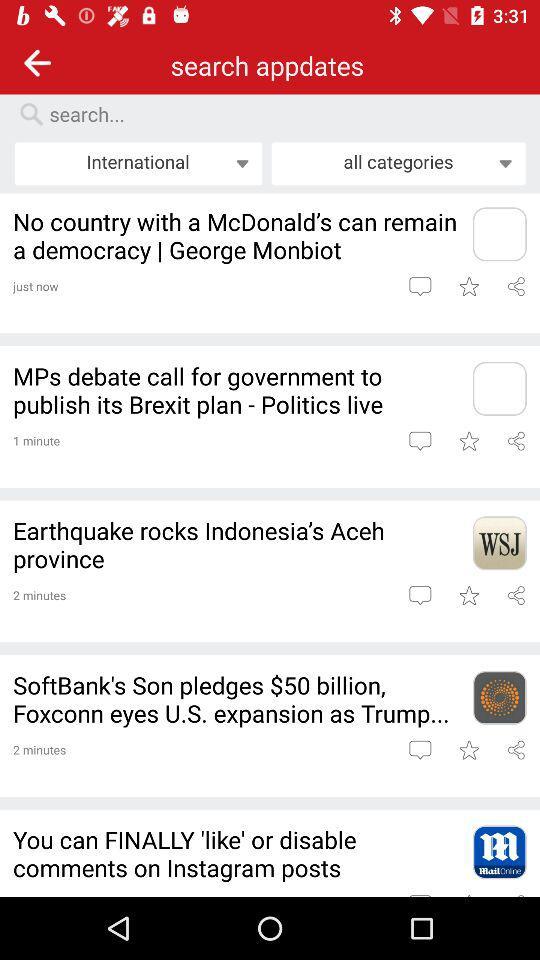 The image size is (540, 960). Describe the element at coordinates (498, 851) in the screenshot. I see `open news online webpage` at that location.